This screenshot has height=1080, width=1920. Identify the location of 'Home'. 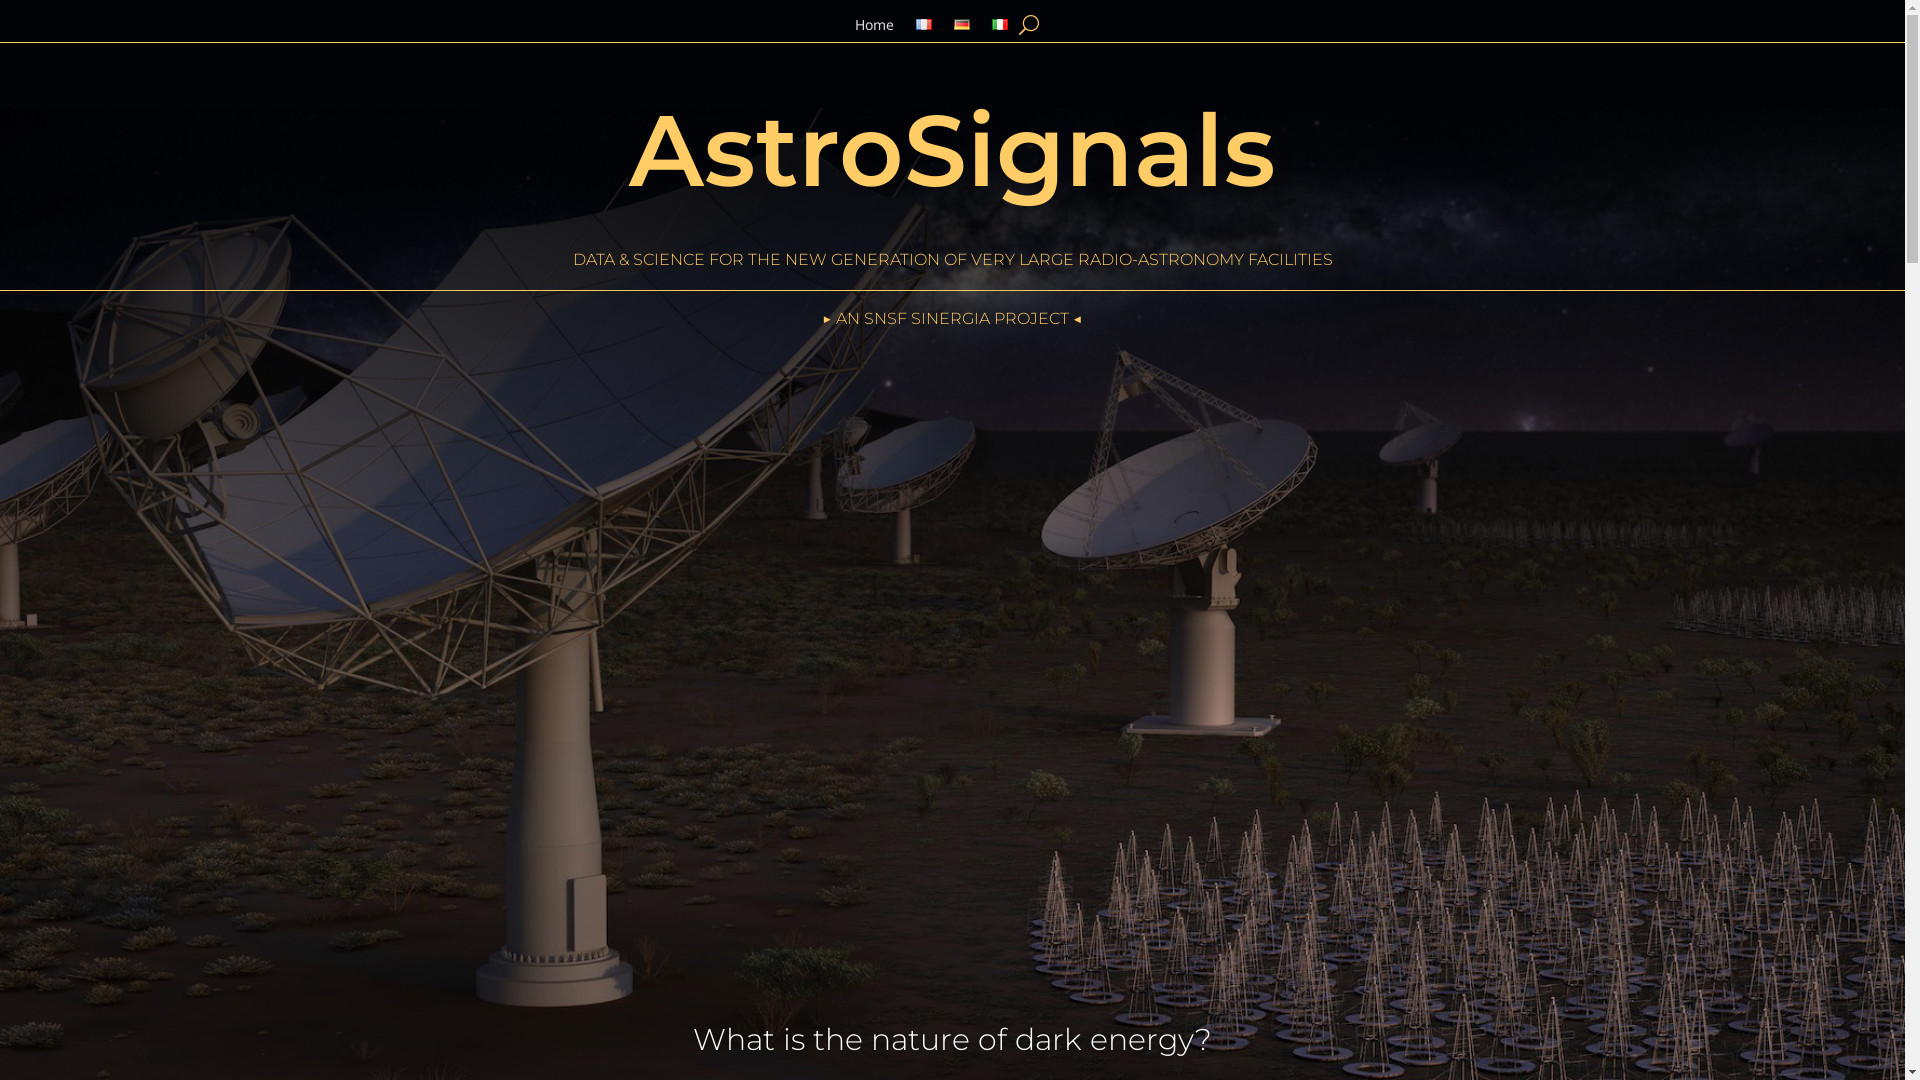
(874, 29).